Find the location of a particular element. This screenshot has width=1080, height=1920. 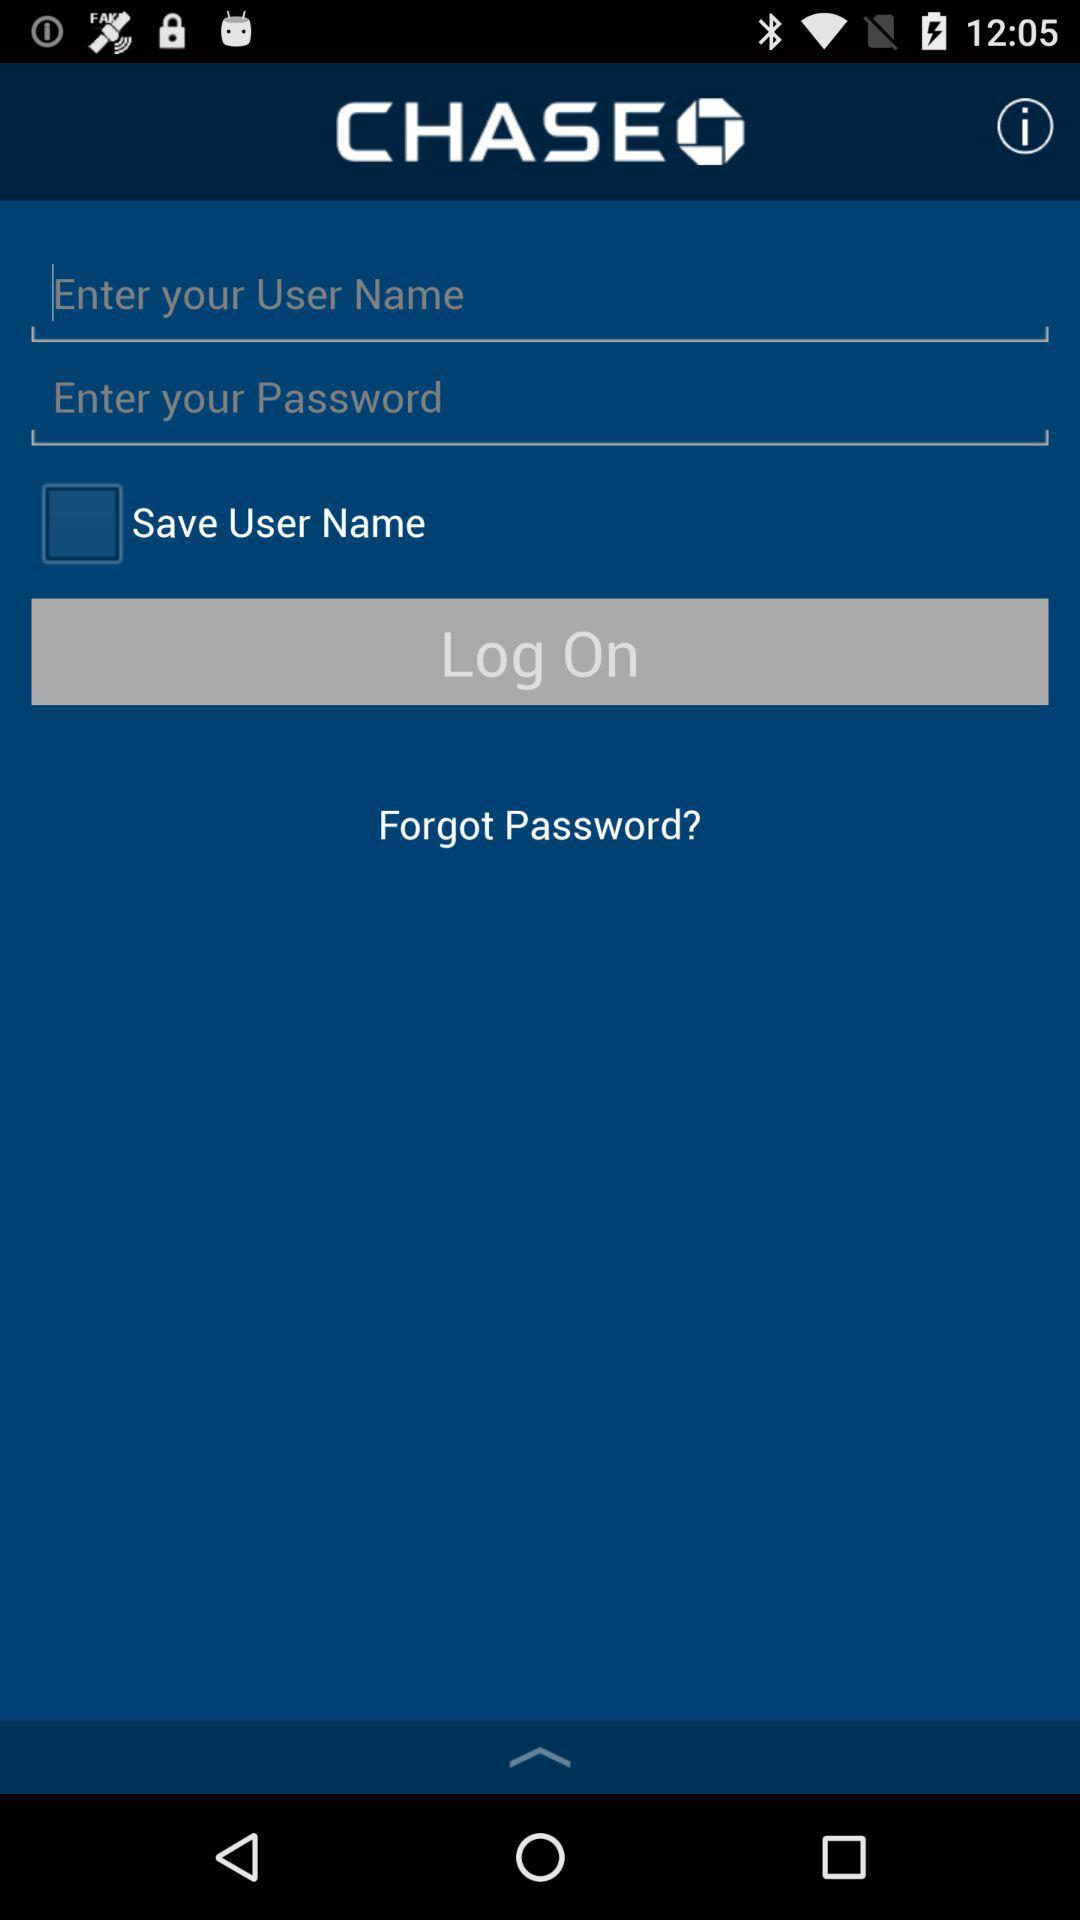

the item below forgot password? icon is located at coordinates (540, 1756).